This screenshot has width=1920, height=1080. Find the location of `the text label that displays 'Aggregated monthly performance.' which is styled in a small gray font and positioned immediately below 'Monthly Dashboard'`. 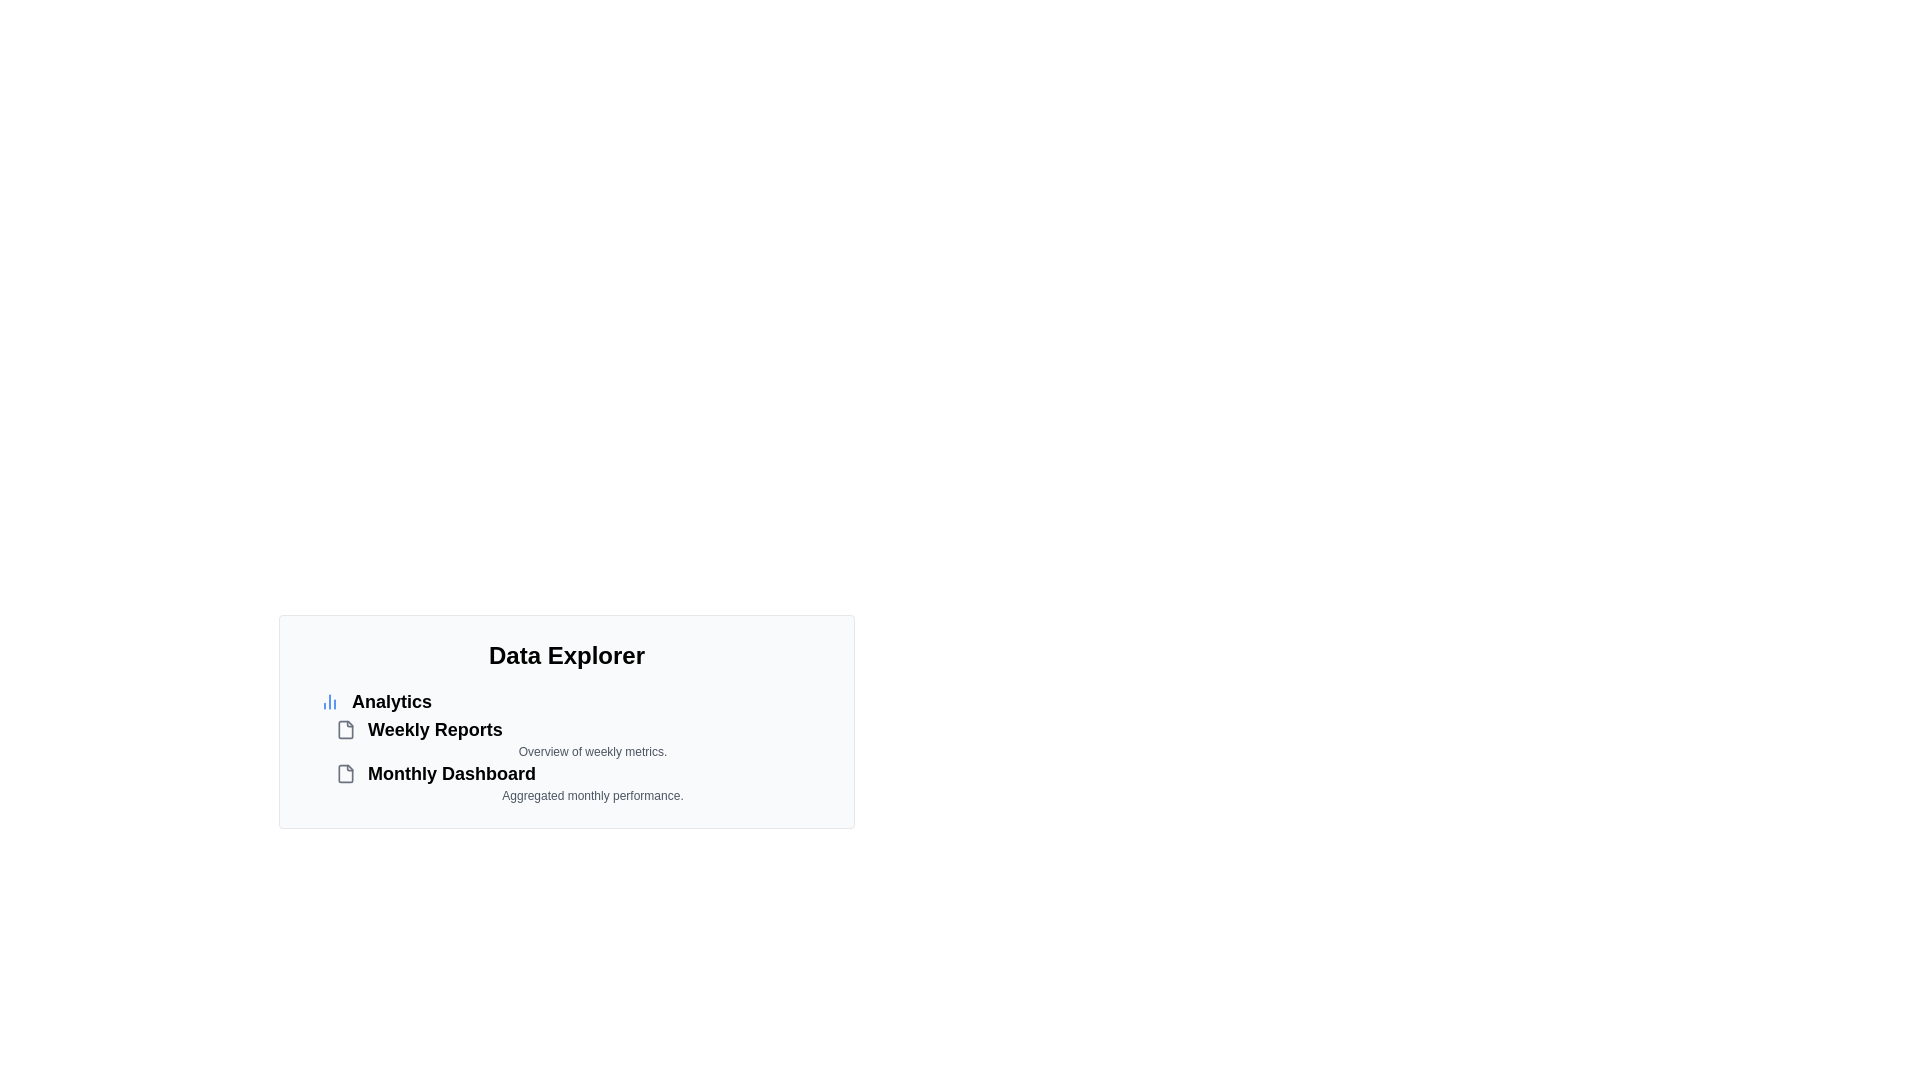

the text label that displays 'Aggregated monthly performance.' which is styled in a small gray font and positioned immediately below 'Monthly Dashboard' is located at coordinates (592, 794).